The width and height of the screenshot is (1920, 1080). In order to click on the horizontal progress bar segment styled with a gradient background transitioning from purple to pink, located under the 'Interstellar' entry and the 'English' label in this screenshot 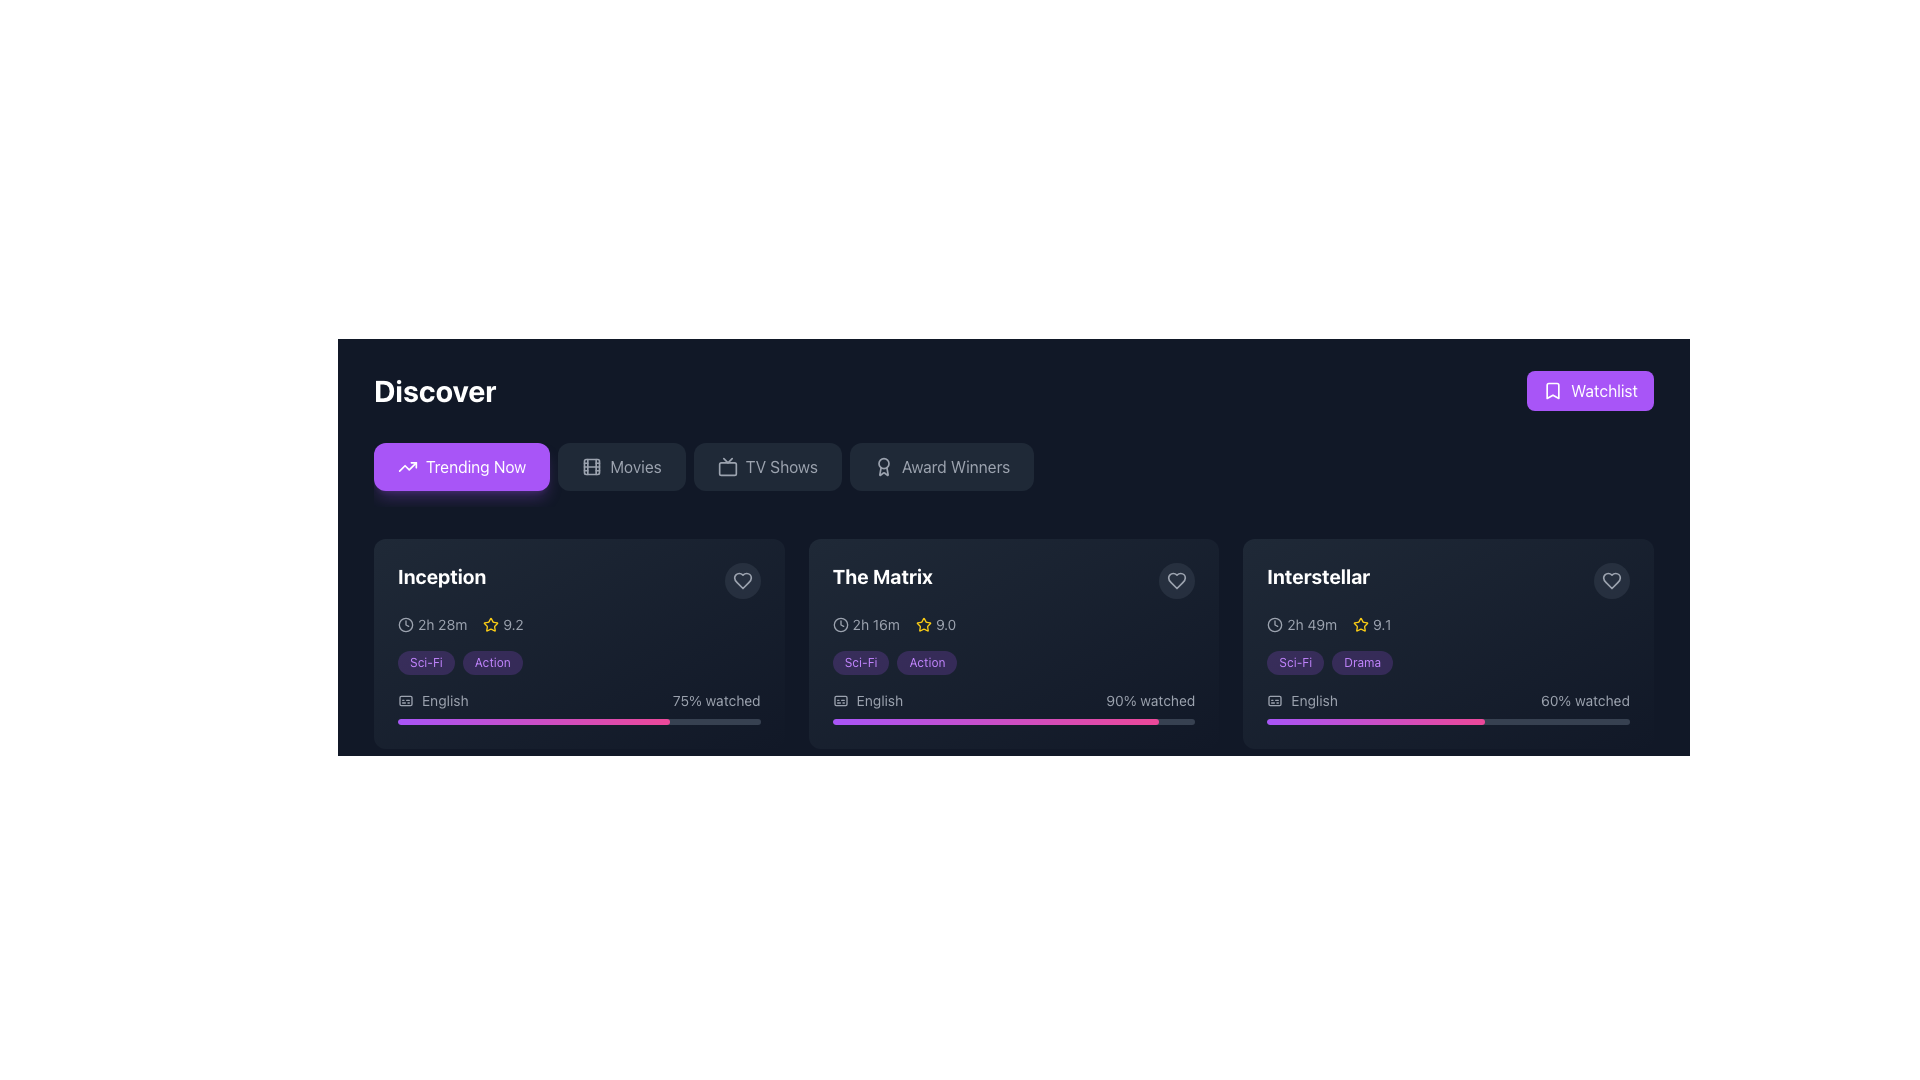, I will do `click(1375, 721)`.